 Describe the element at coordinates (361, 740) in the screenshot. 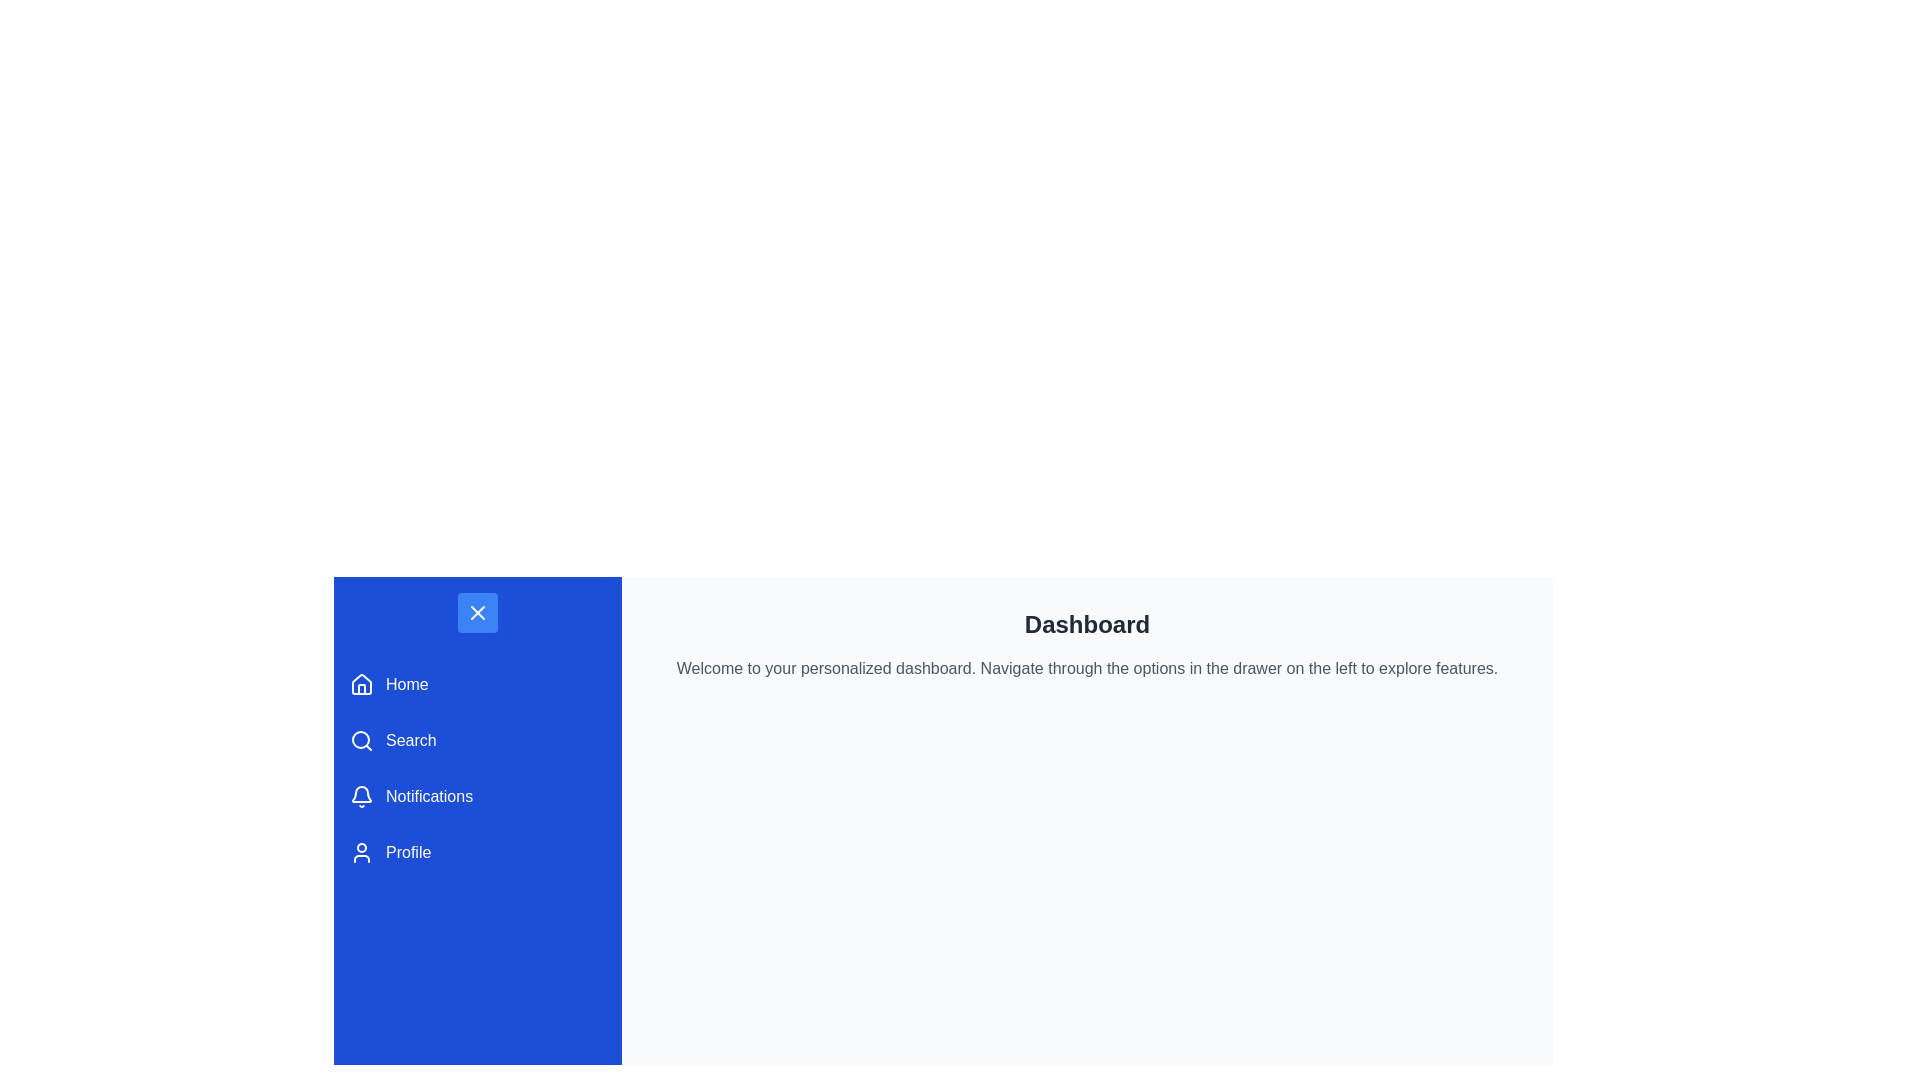

I see `the Search Icon located in the left-side menu panel, positioned immediately to the left of the text 'Search', to initiate the search function` at that location.